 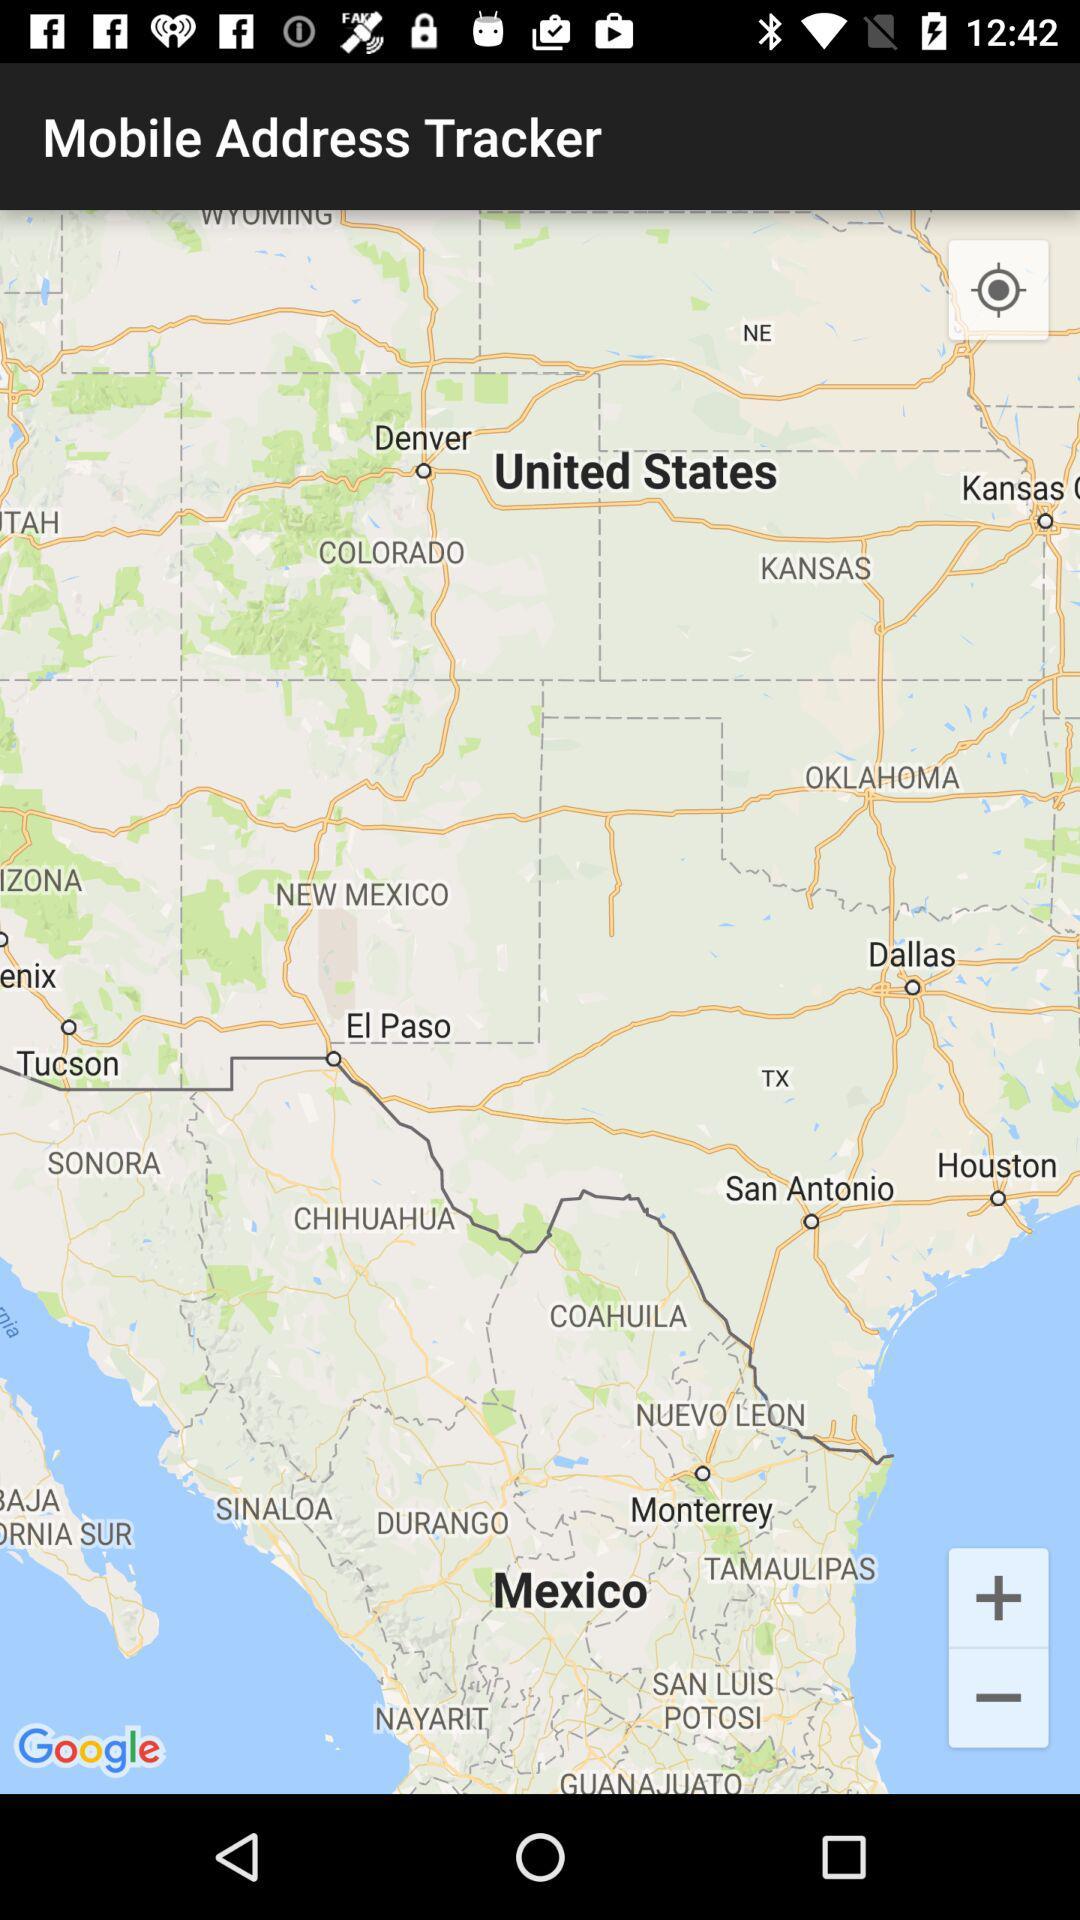 What do you see at coordinates (998, 1595) in the screenshot?
I see `the add icon` at bounding box center [998, 1595].